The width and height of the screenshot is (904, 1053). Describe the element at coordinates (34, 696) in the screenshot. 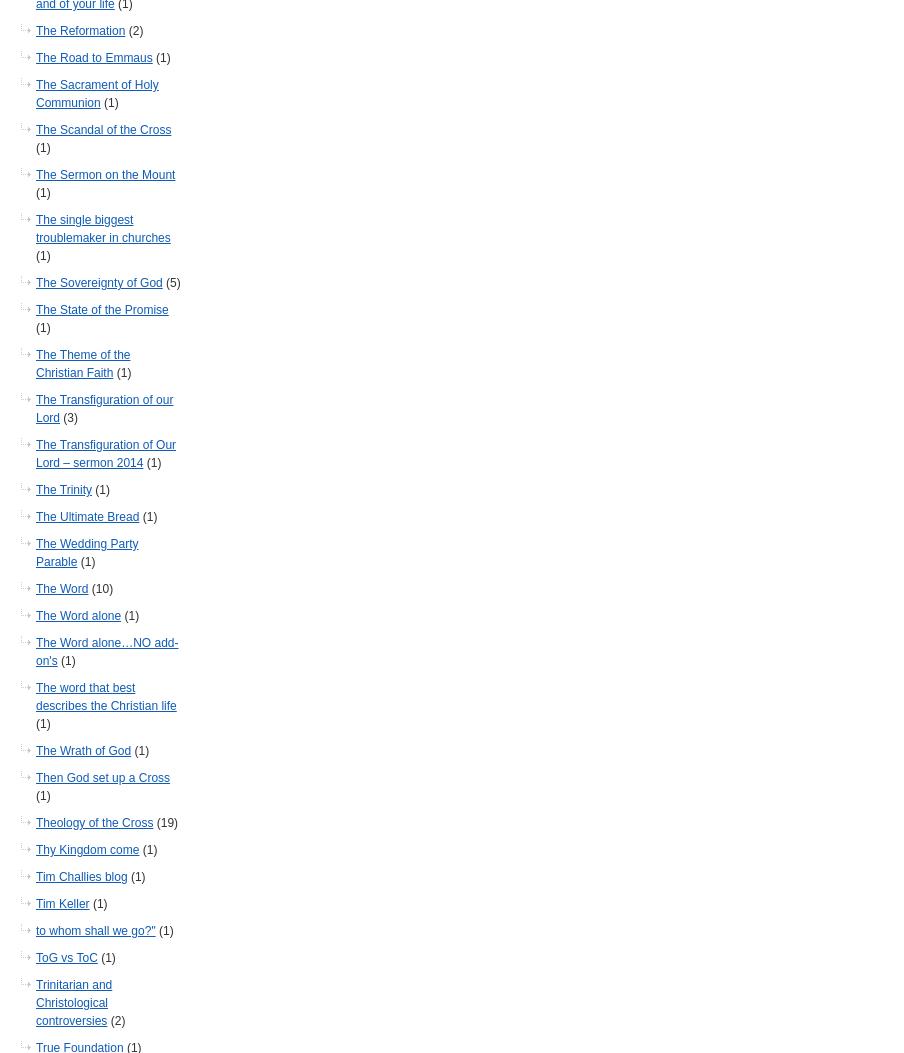

I see `'The word that best describes the Christian life'` at that location.